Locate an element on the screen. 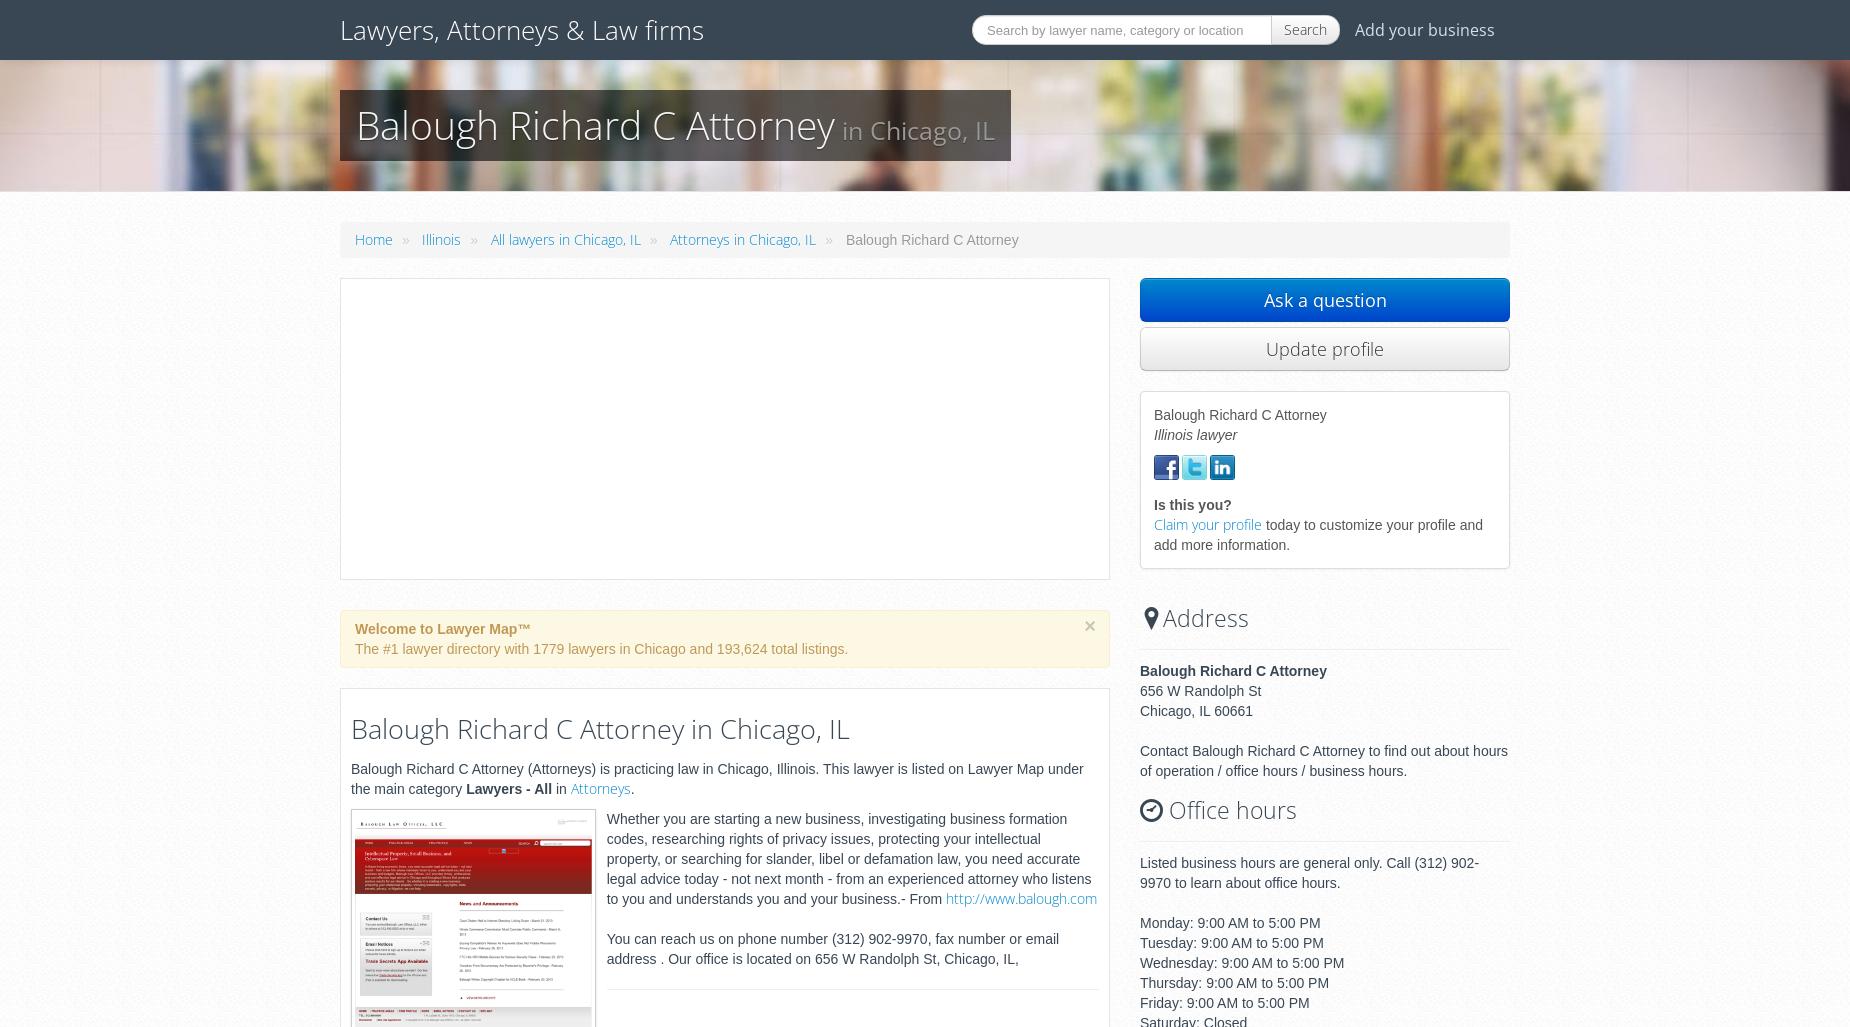 The image size is (1850, 1027). 'You can reach us on phone number (312) 902-9970, fax number  or email address . Our office is located on 656 W Randolph St, Chicago,  IL,' is located at coordinates (832, 948).